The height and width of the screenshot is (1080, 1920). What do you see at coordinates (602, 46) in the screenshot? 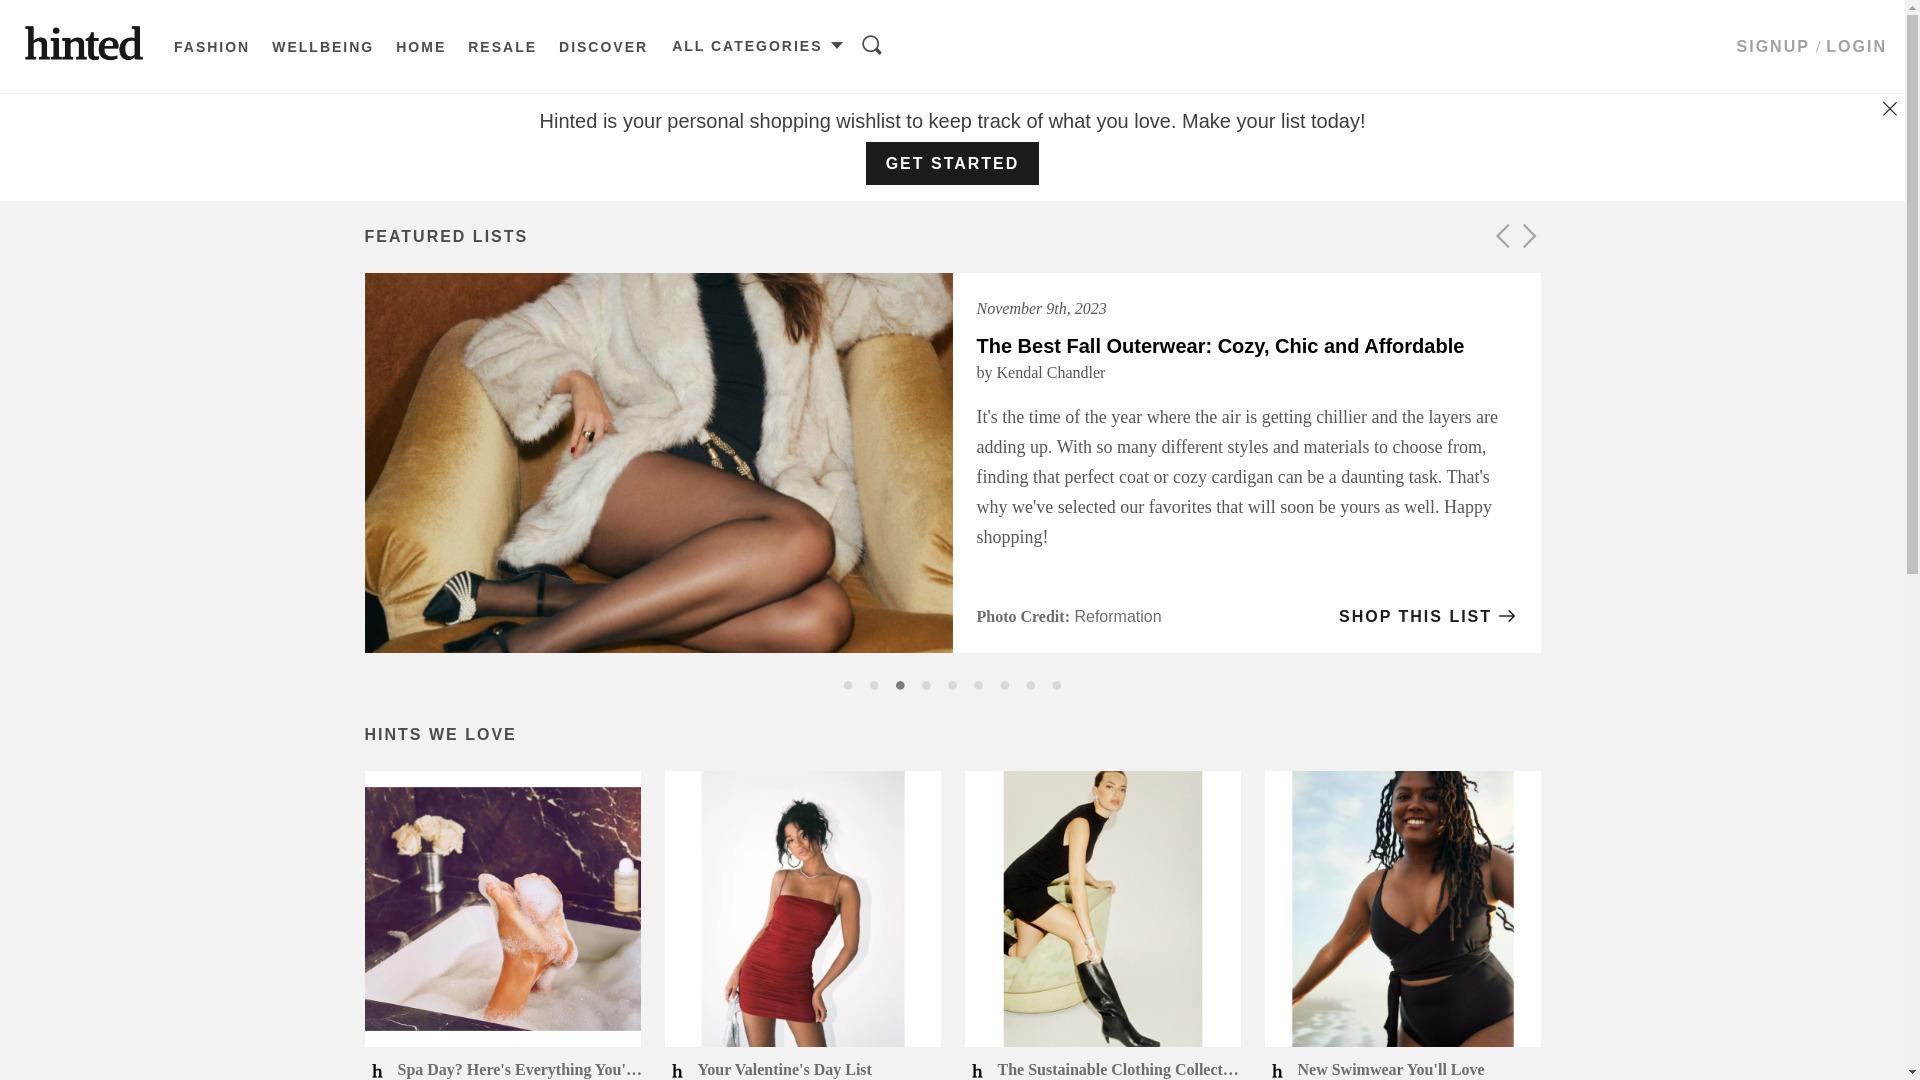
I see `'DISCOVER'` at bounding box center [602, 46].